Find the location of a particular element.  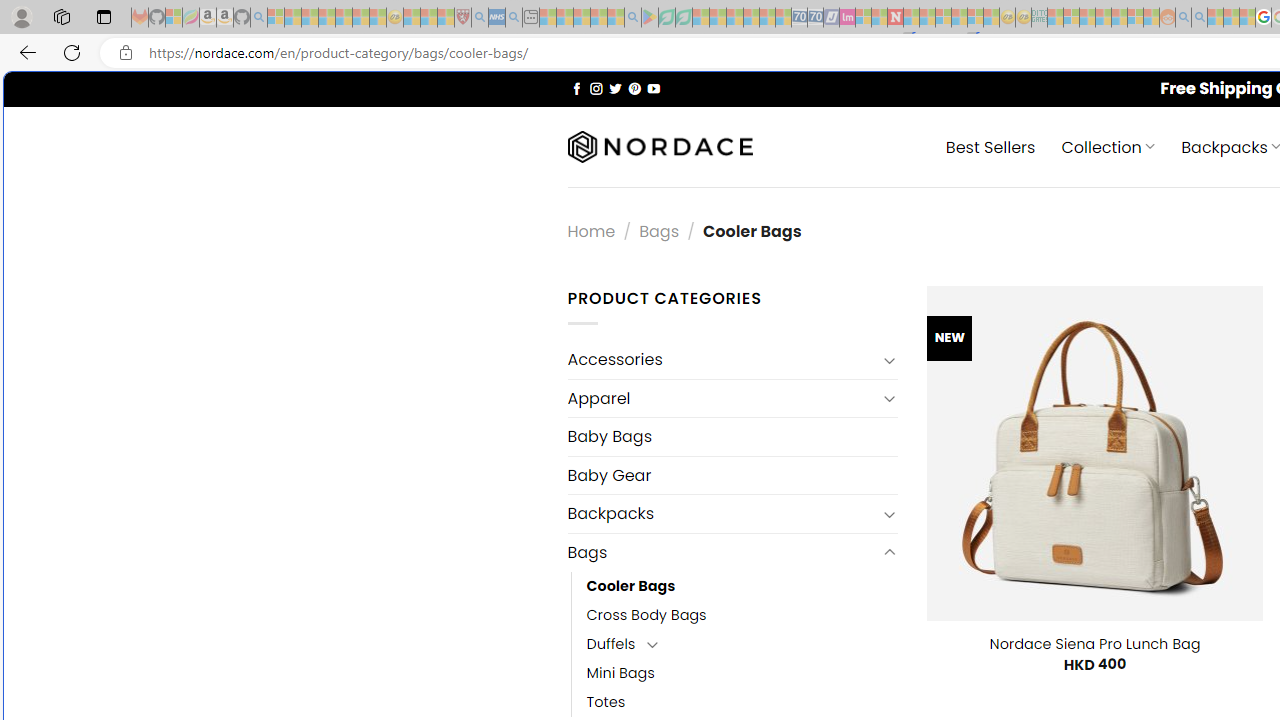

'14 Common Myths Debunked By Scientific Facts - Sleeping' is located at coordinates (927, 17).